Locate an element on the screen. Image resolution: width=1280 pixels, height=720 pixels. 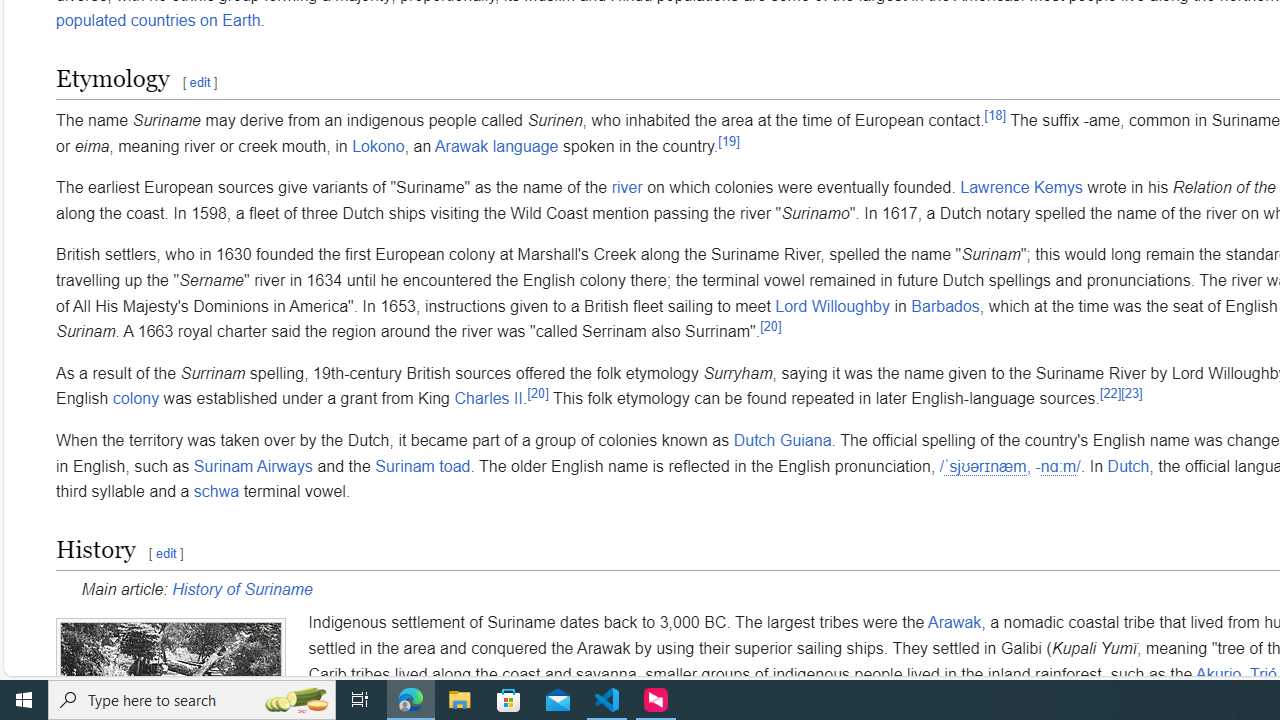
'Arawak' is located at coordinates (953, 622).